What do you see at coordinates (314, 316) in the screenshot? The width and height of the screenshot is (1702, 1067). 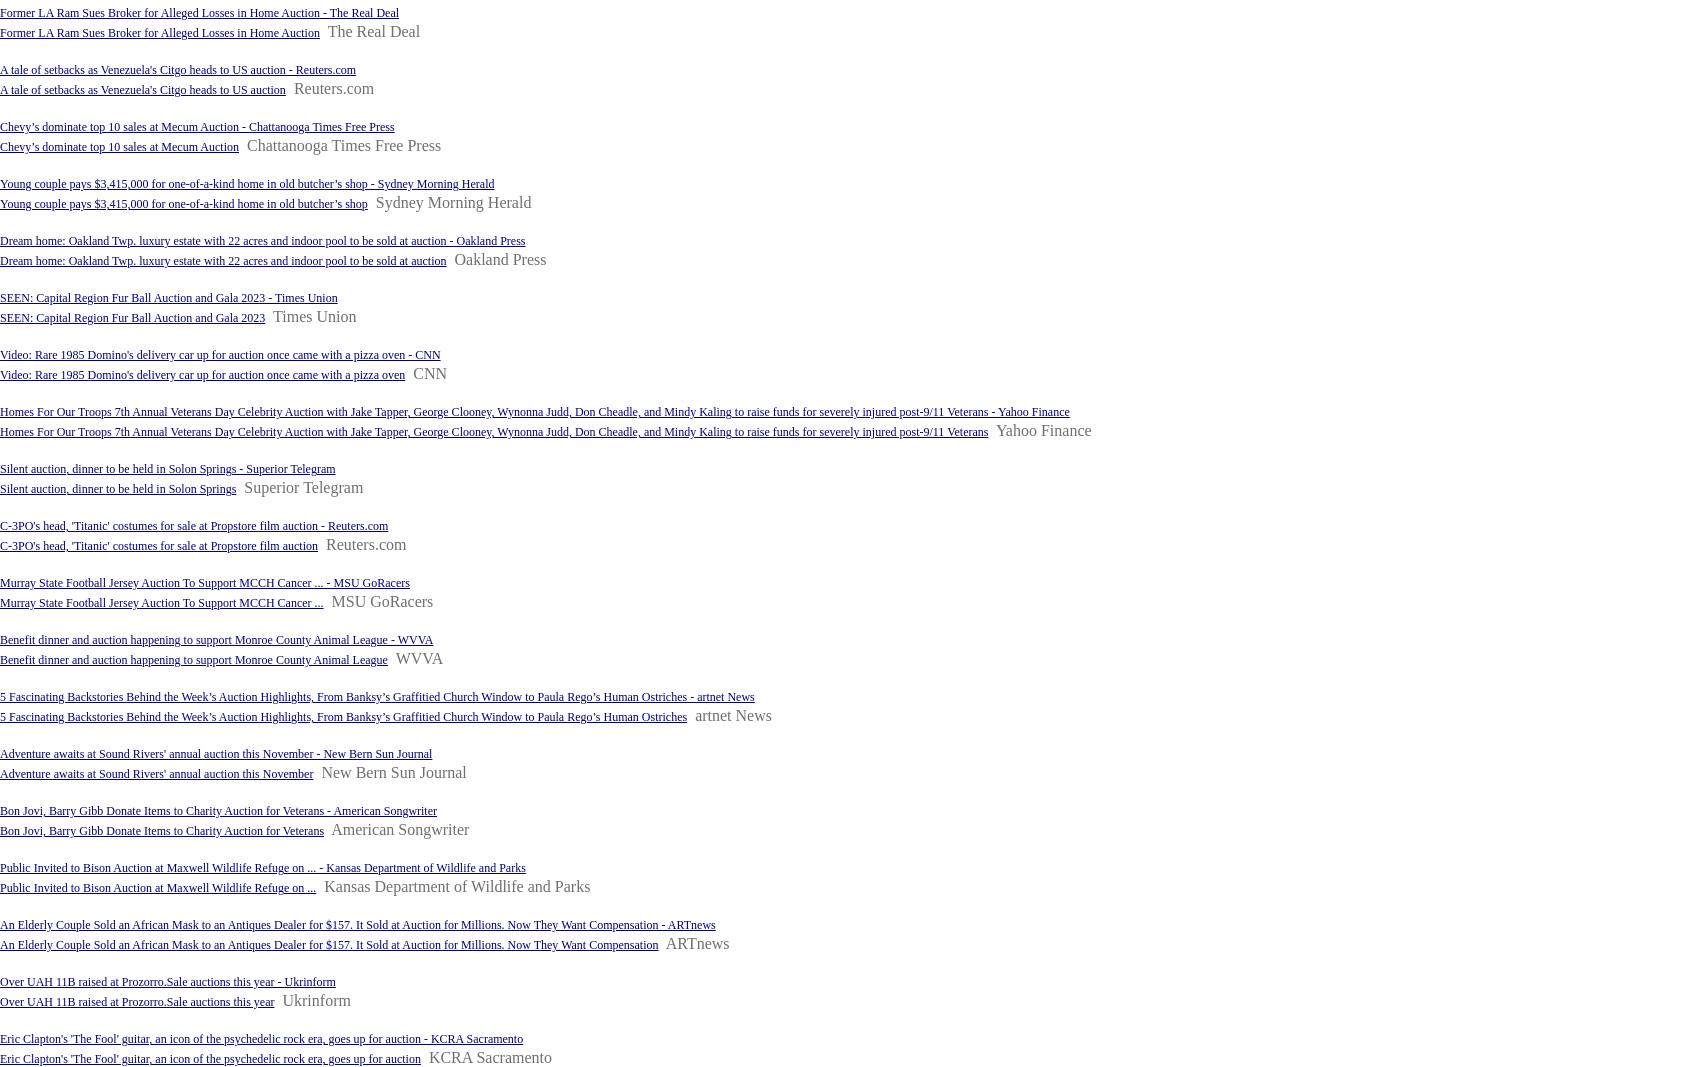 I see `'Times Union'` at bounding box center [314, 316].